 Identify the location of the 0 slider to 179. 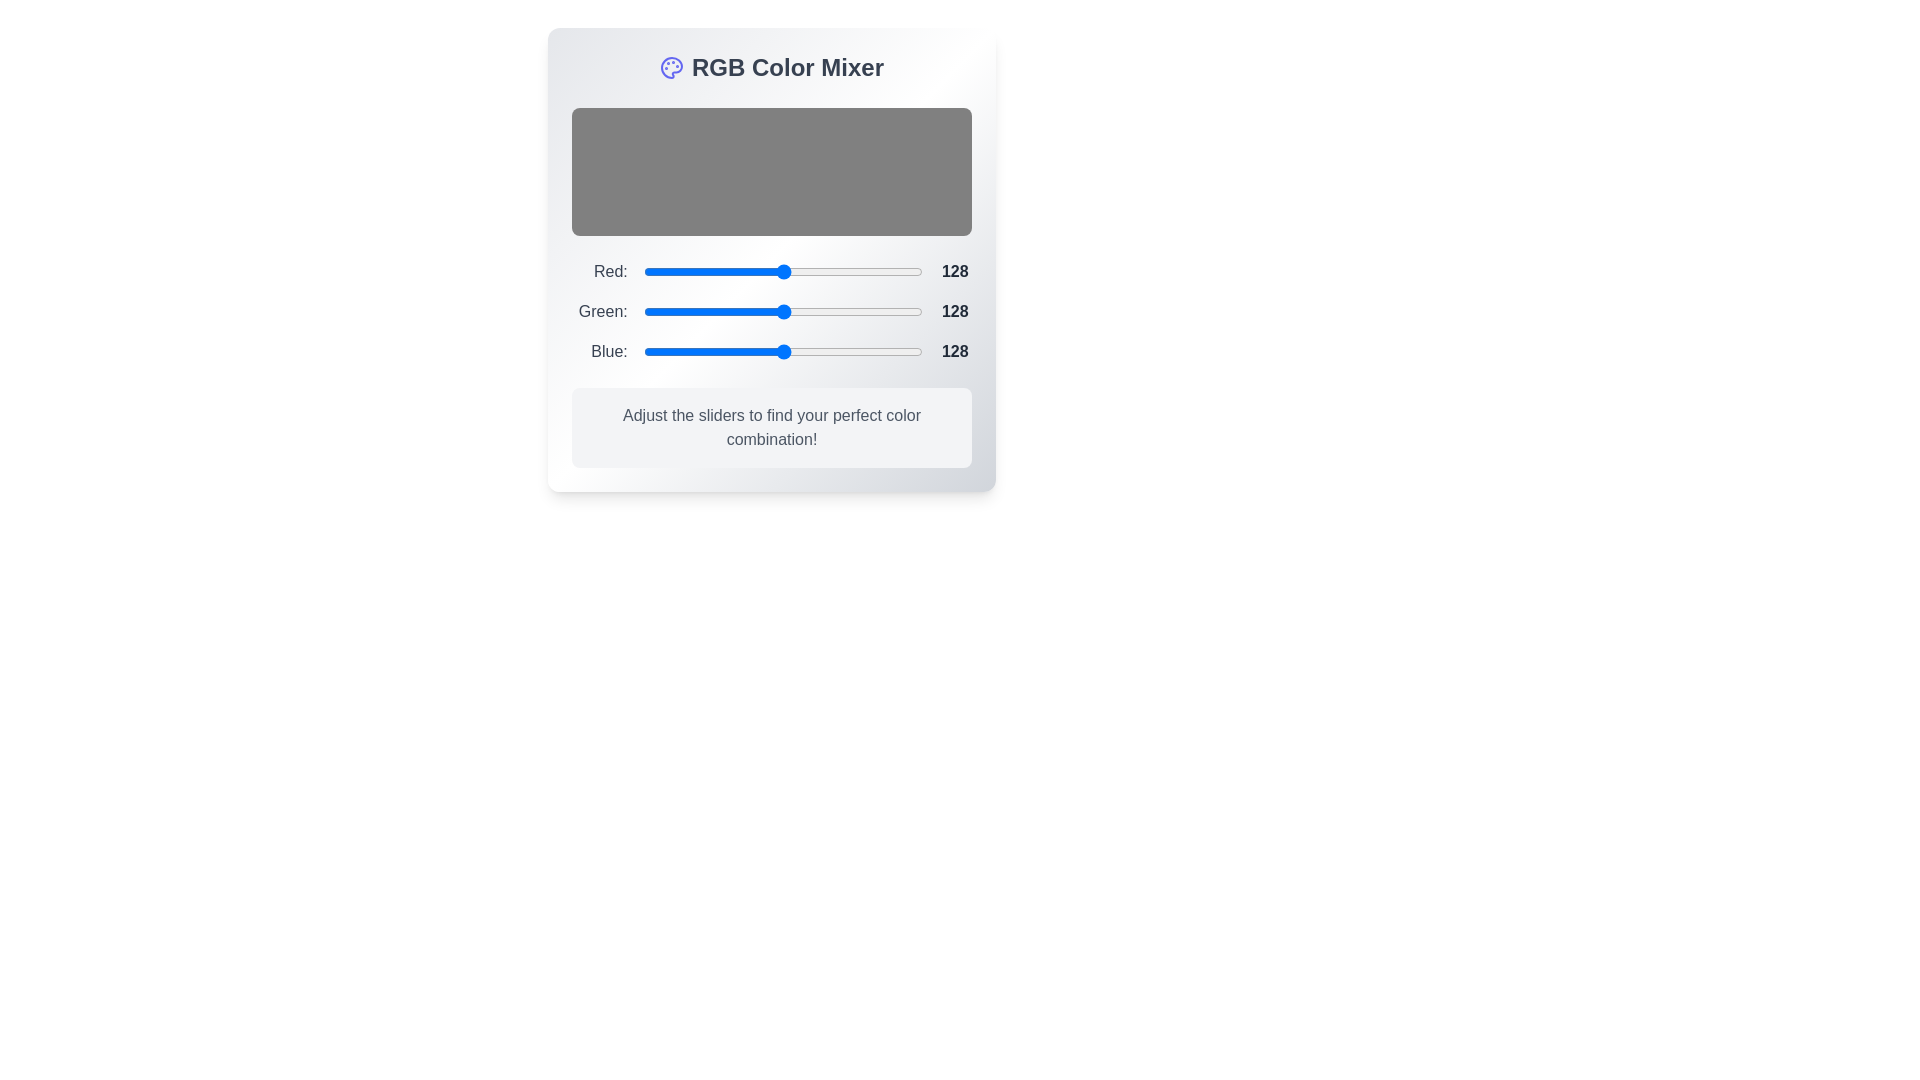
(839, 272).